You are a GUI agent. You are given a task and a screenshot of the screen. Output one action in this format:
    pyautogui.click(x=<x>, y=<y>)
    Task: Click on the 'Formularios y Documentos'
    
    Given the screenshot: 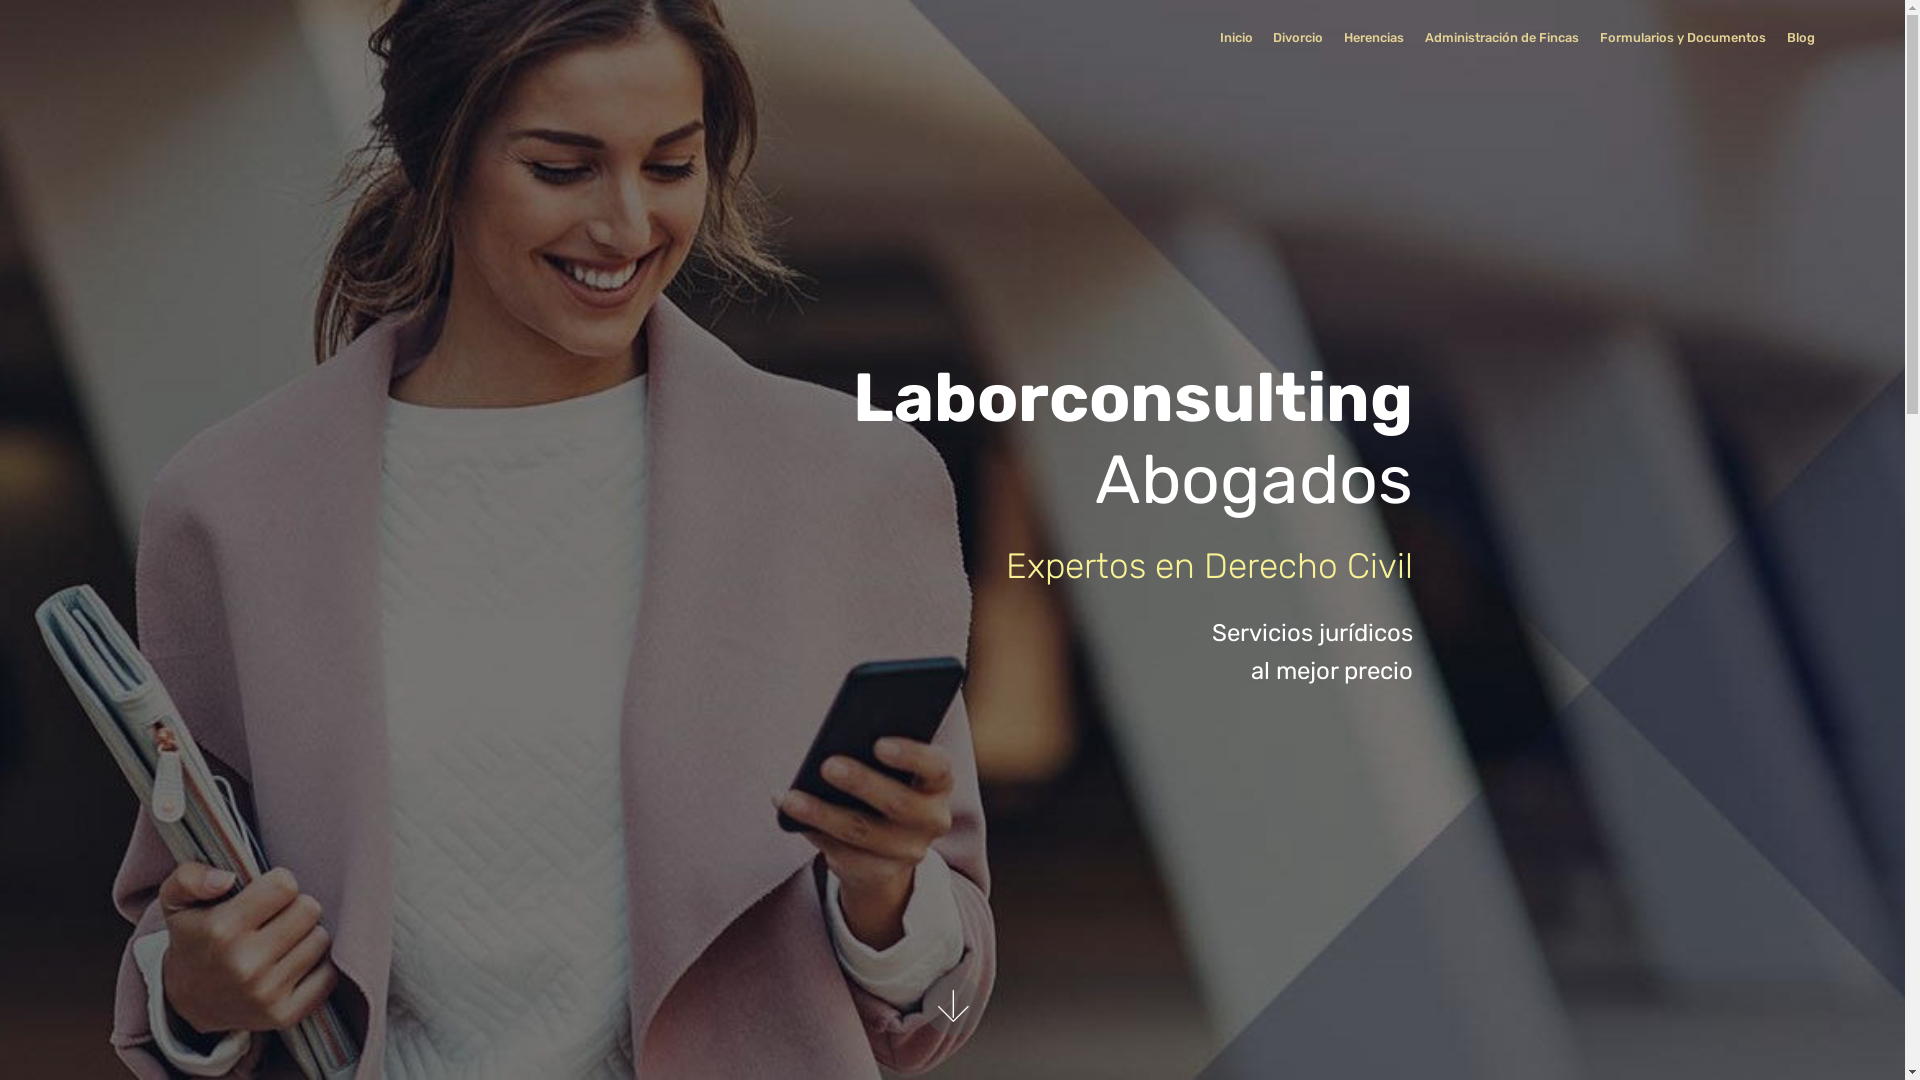 What is the action you would take?
    pyautogui.click(x=1598, y=38)
    